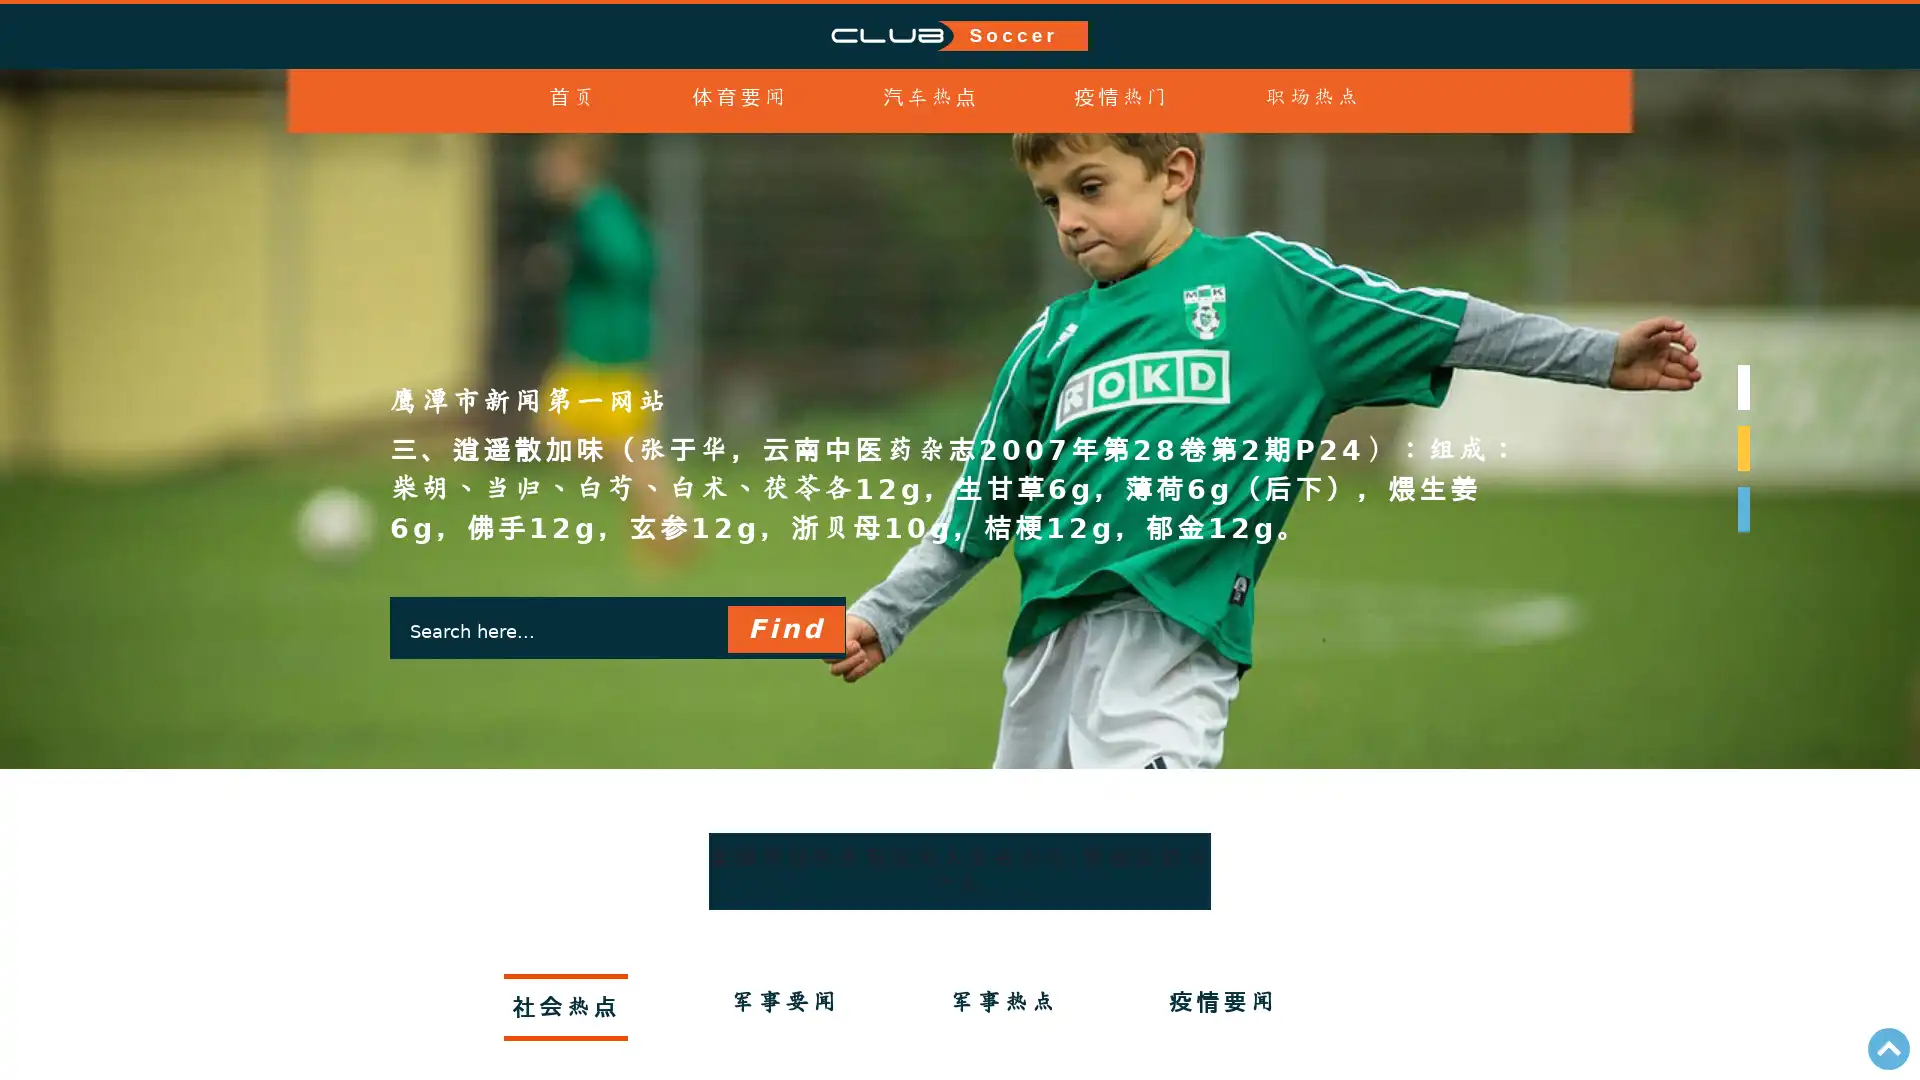 This screenshot has height=1080, width=1920. Describe the element at coordinates (784, 705) in the screenshot. I see `Find` at that location.